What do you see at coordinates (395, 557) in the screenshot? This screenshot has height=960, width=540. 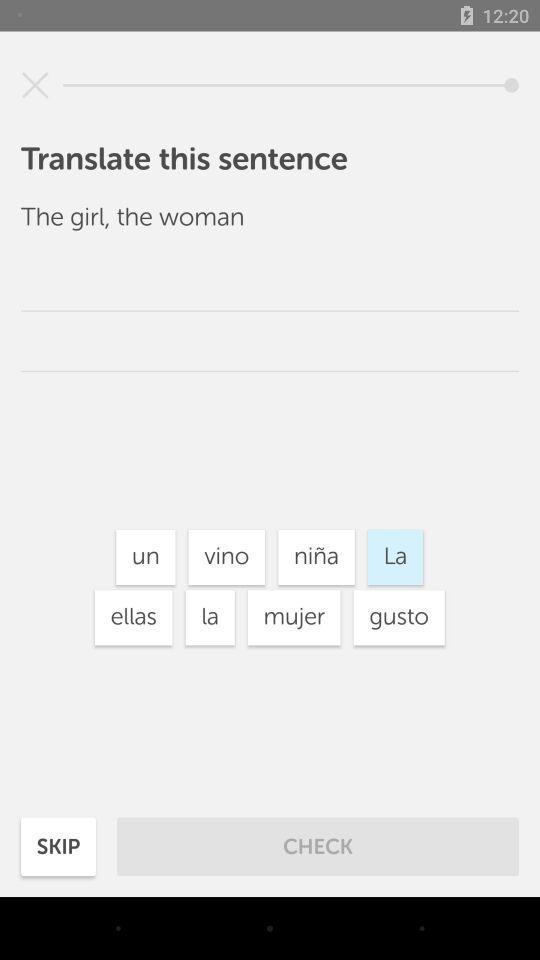 I see `the button which is above the button gusto` at bounding box center [395, 557].